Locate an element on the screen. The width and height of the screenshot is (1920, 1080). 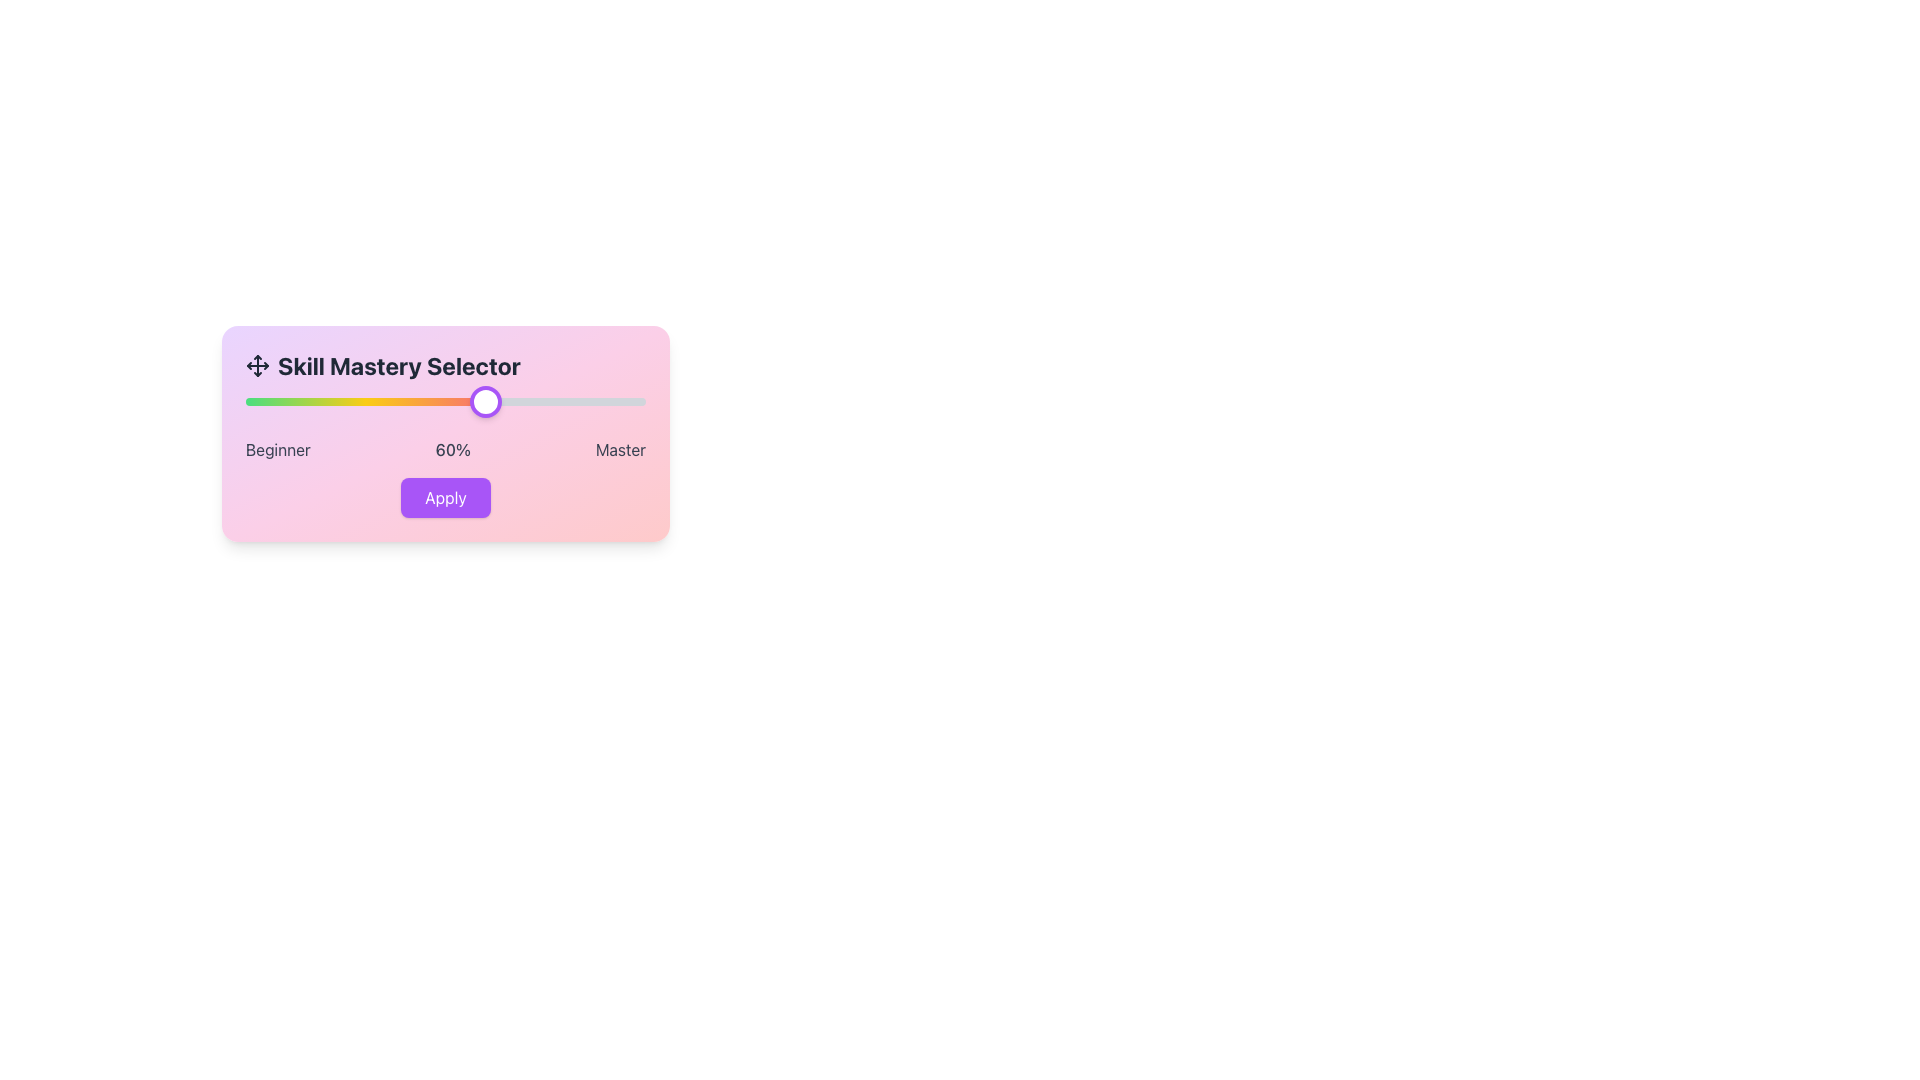
the button that triggers the action for saving or confirming the selected percentage on the 'Skill Mastery Selector', located in the lower section beneath the progress bar is located at coordinates (445, 496).